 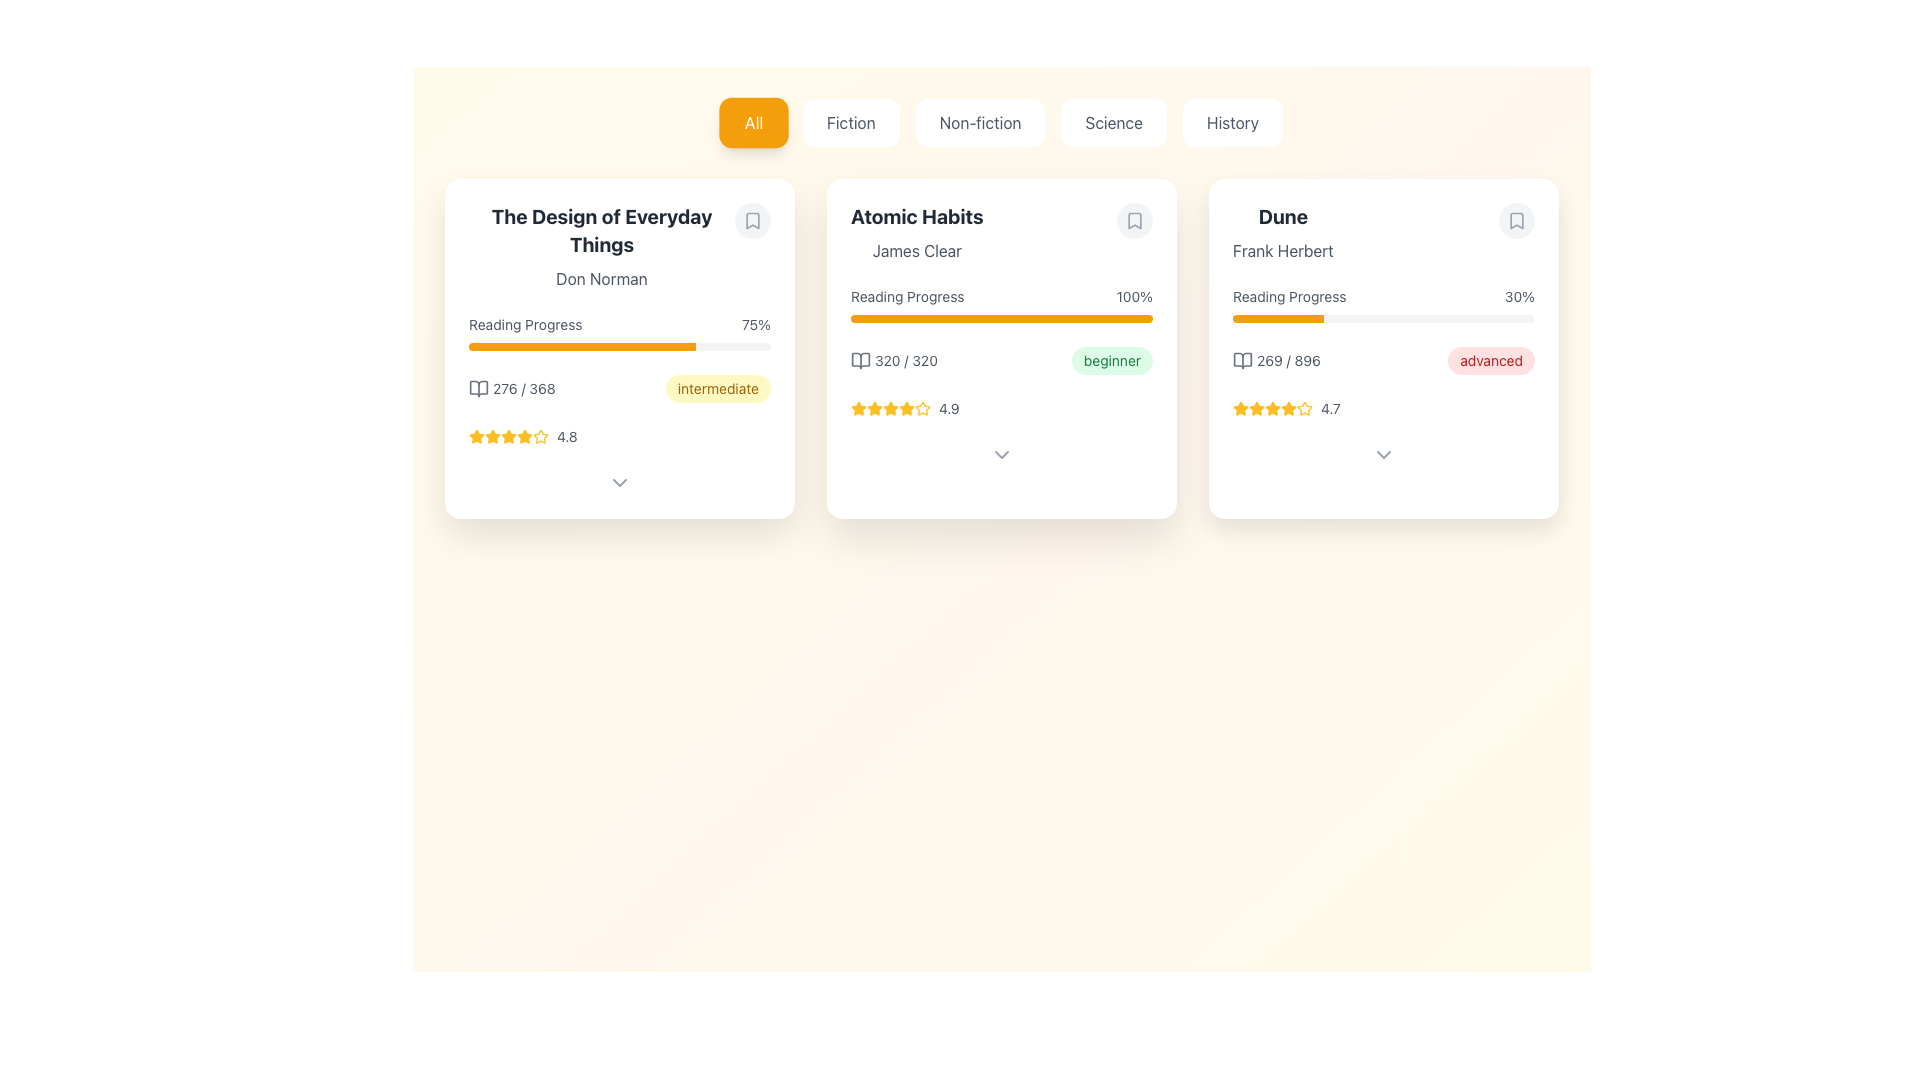 I want to click on the Rating display element for 'The Design of Everyday Things', which includes star icons and a numeric rating value of '4.8', located below the 'intermediate' level indicator, so click(x=618, y=435).